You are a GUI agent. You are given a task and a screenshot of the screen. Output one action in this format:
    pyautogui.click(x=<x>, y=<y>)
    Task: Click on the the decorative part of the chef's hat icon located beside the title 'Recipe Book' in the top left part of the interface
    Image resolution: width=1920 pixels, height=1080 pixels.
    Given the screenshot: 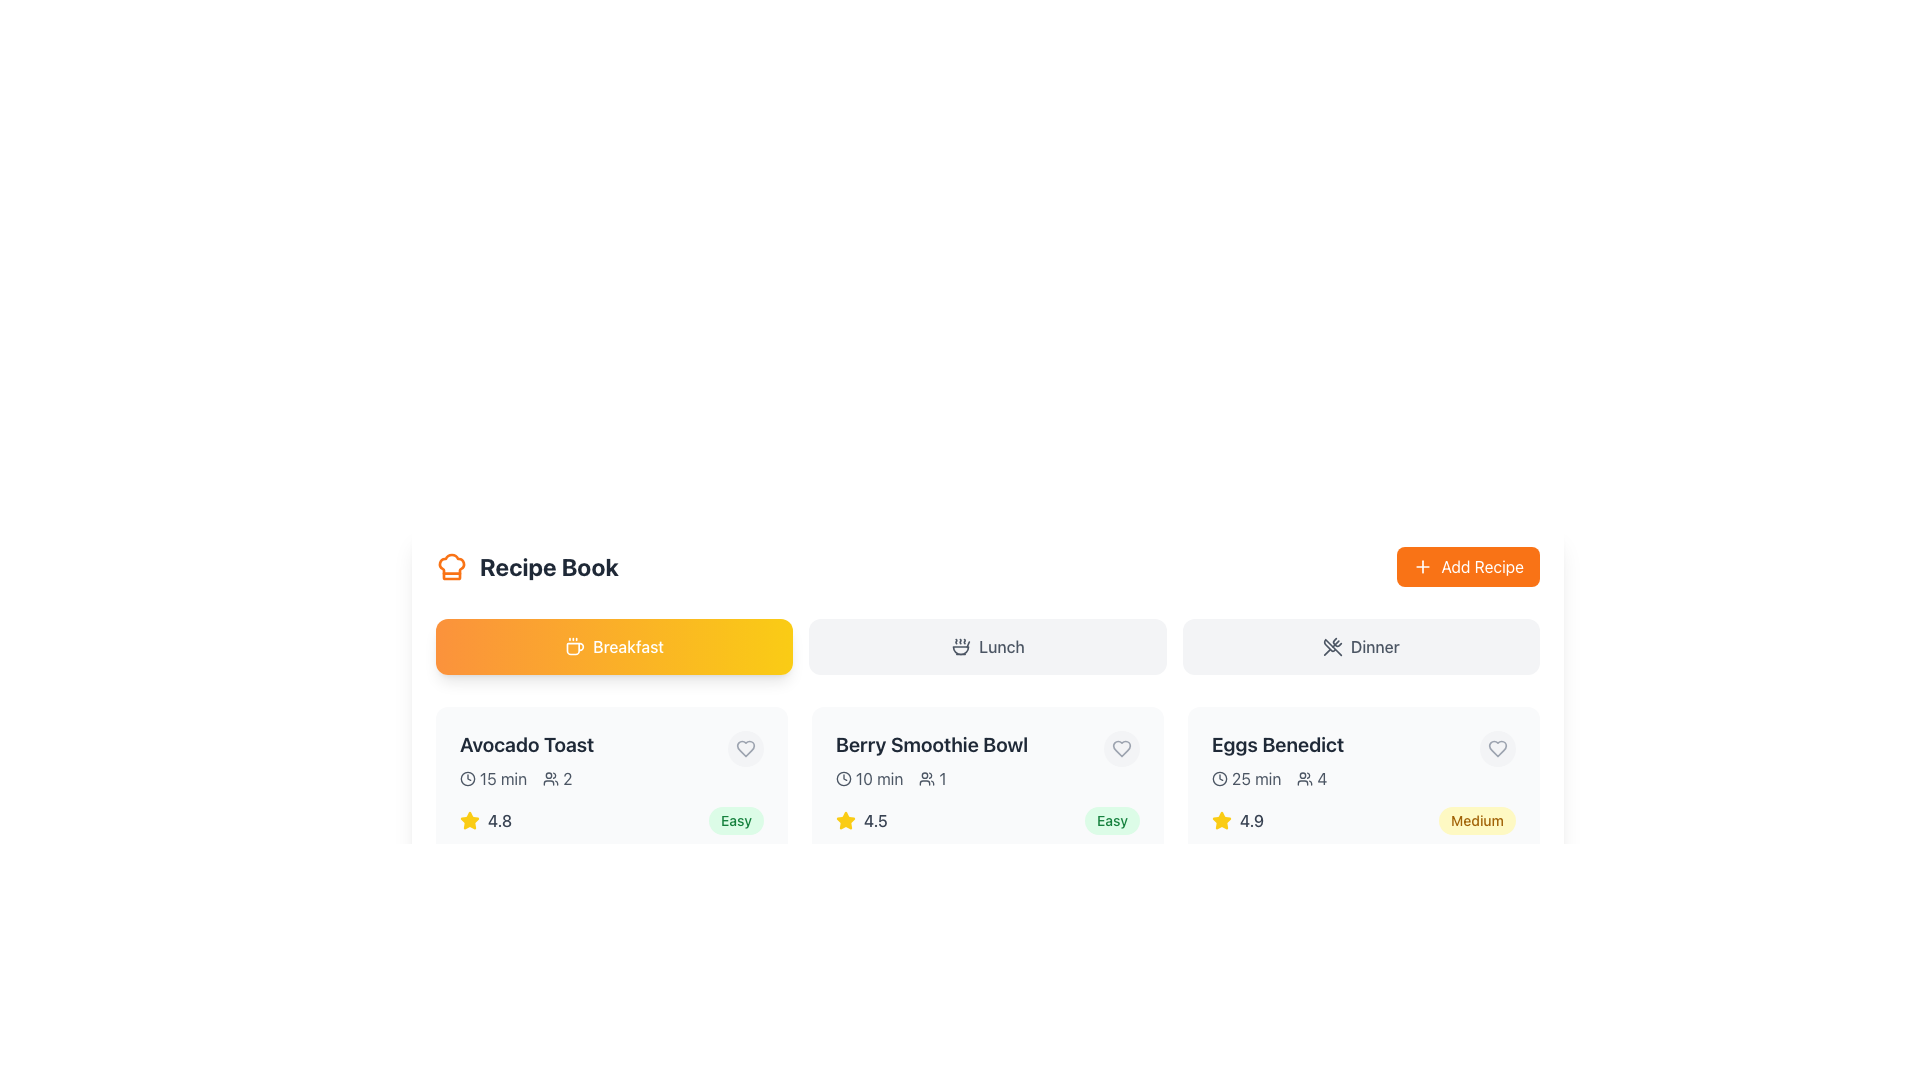 What is the action you would take?
    pyautogui.click(x=450, y=567)
    